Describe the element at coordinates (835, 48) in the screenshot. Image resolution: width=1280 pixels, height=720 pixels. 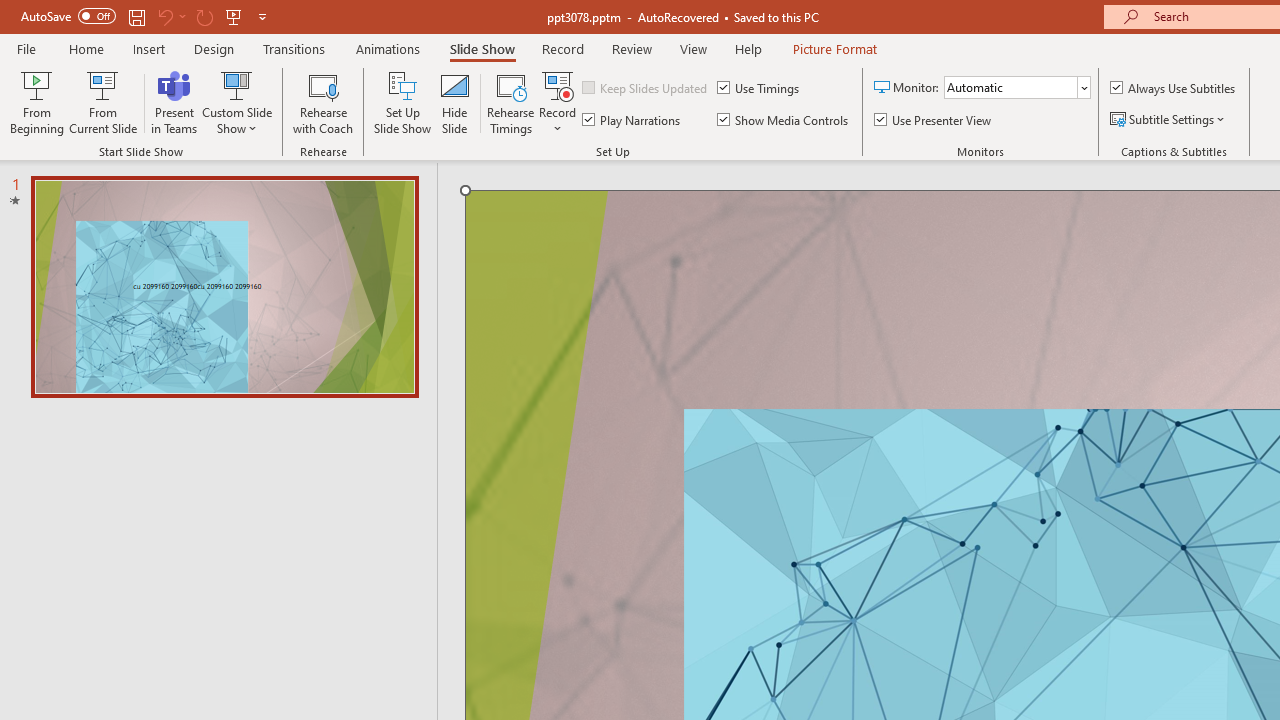
I see `'Picture Format'` at that location.